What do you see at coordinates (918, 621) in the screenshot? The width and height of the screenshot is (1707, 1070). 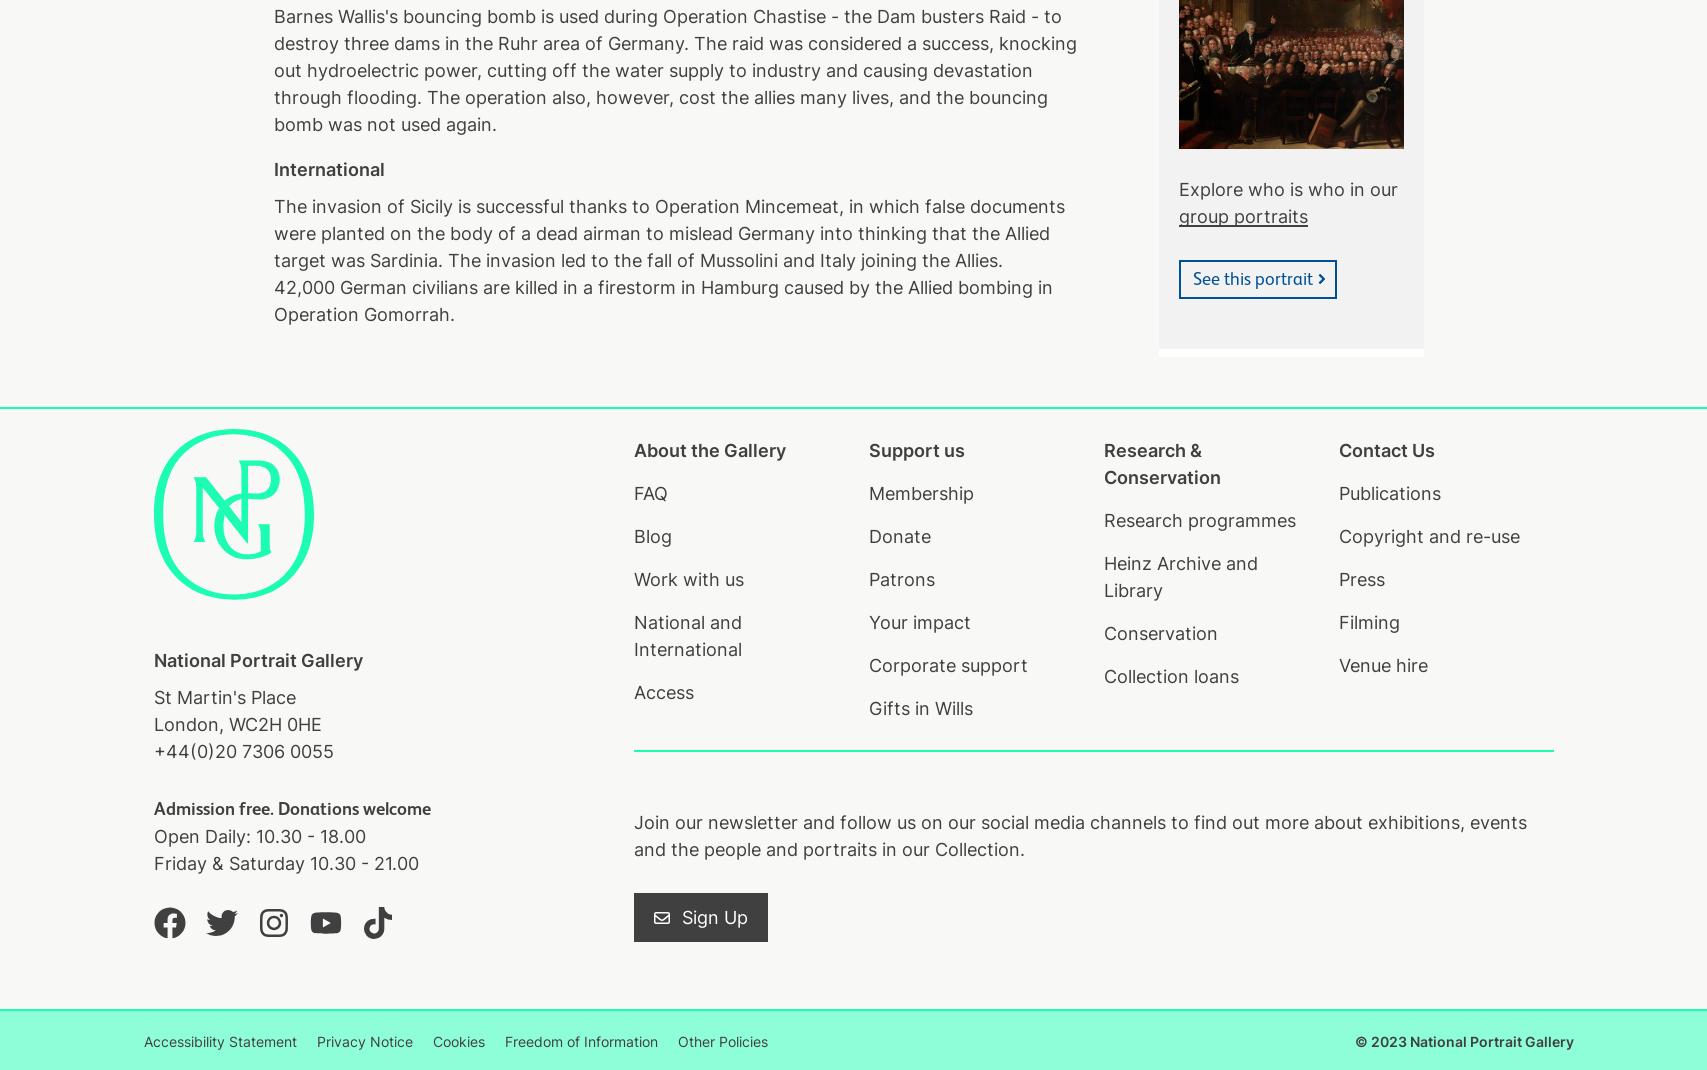 I see `'Your impact'` at bounding box center [918, 621].